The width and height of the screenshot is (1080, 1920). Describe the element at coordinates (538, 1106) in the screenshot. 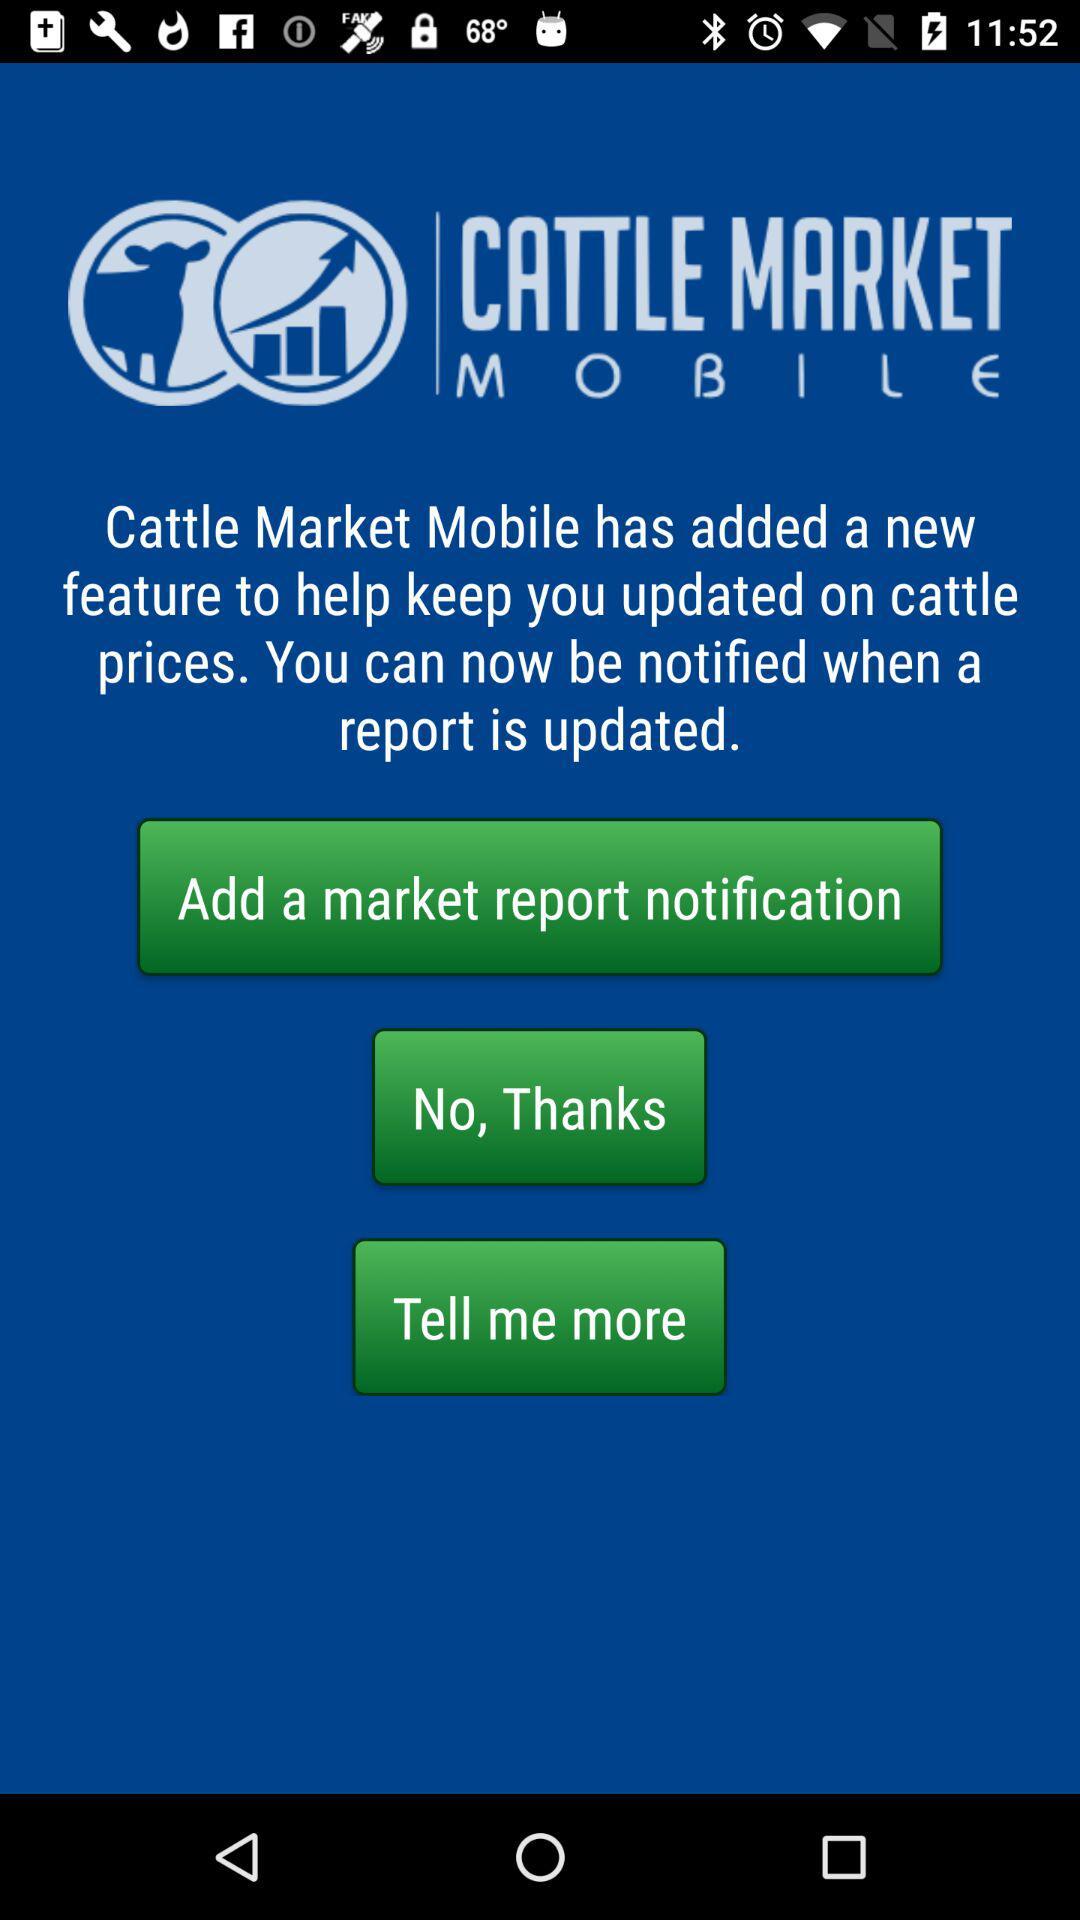

I see `the icon below add a market item` at that location.